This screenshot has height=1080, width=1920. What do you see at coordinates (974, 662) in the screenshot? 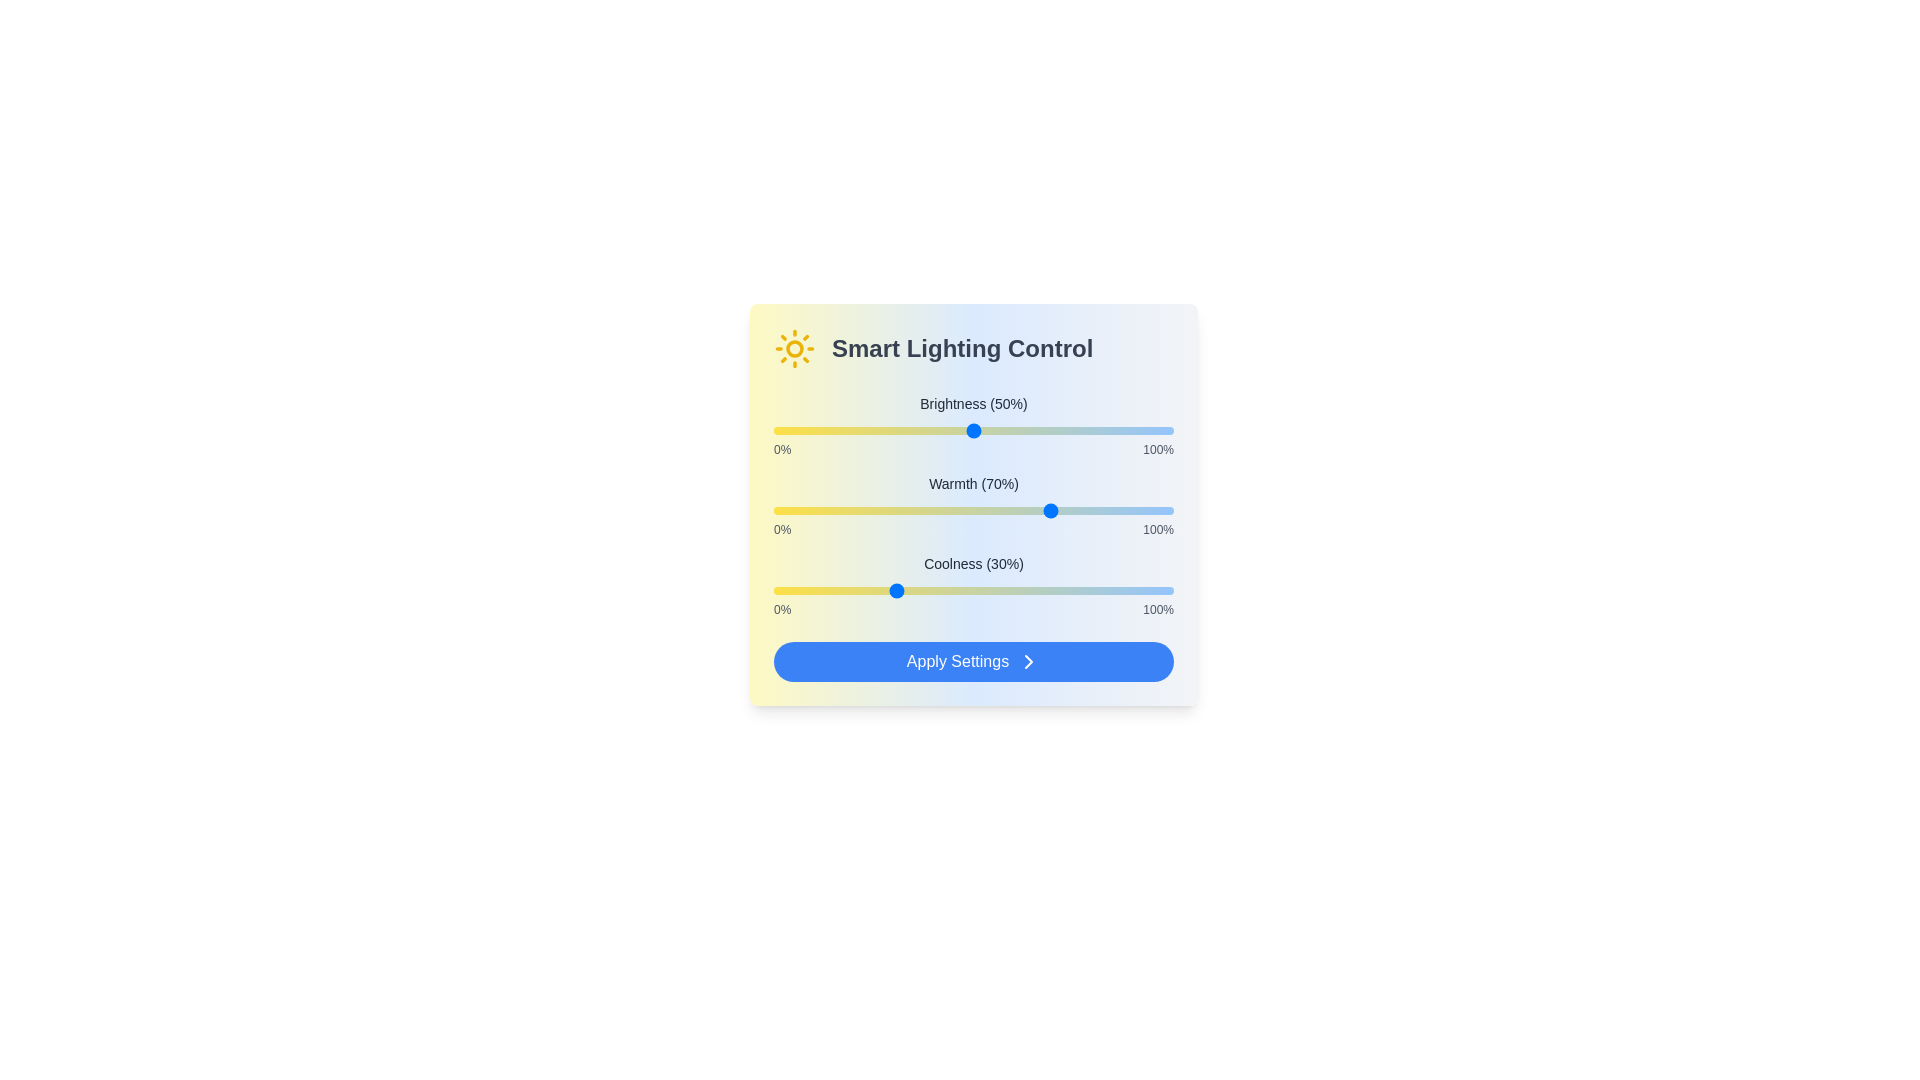
I see `the 'Apply Settings' button` at bounding box center [974, 662].